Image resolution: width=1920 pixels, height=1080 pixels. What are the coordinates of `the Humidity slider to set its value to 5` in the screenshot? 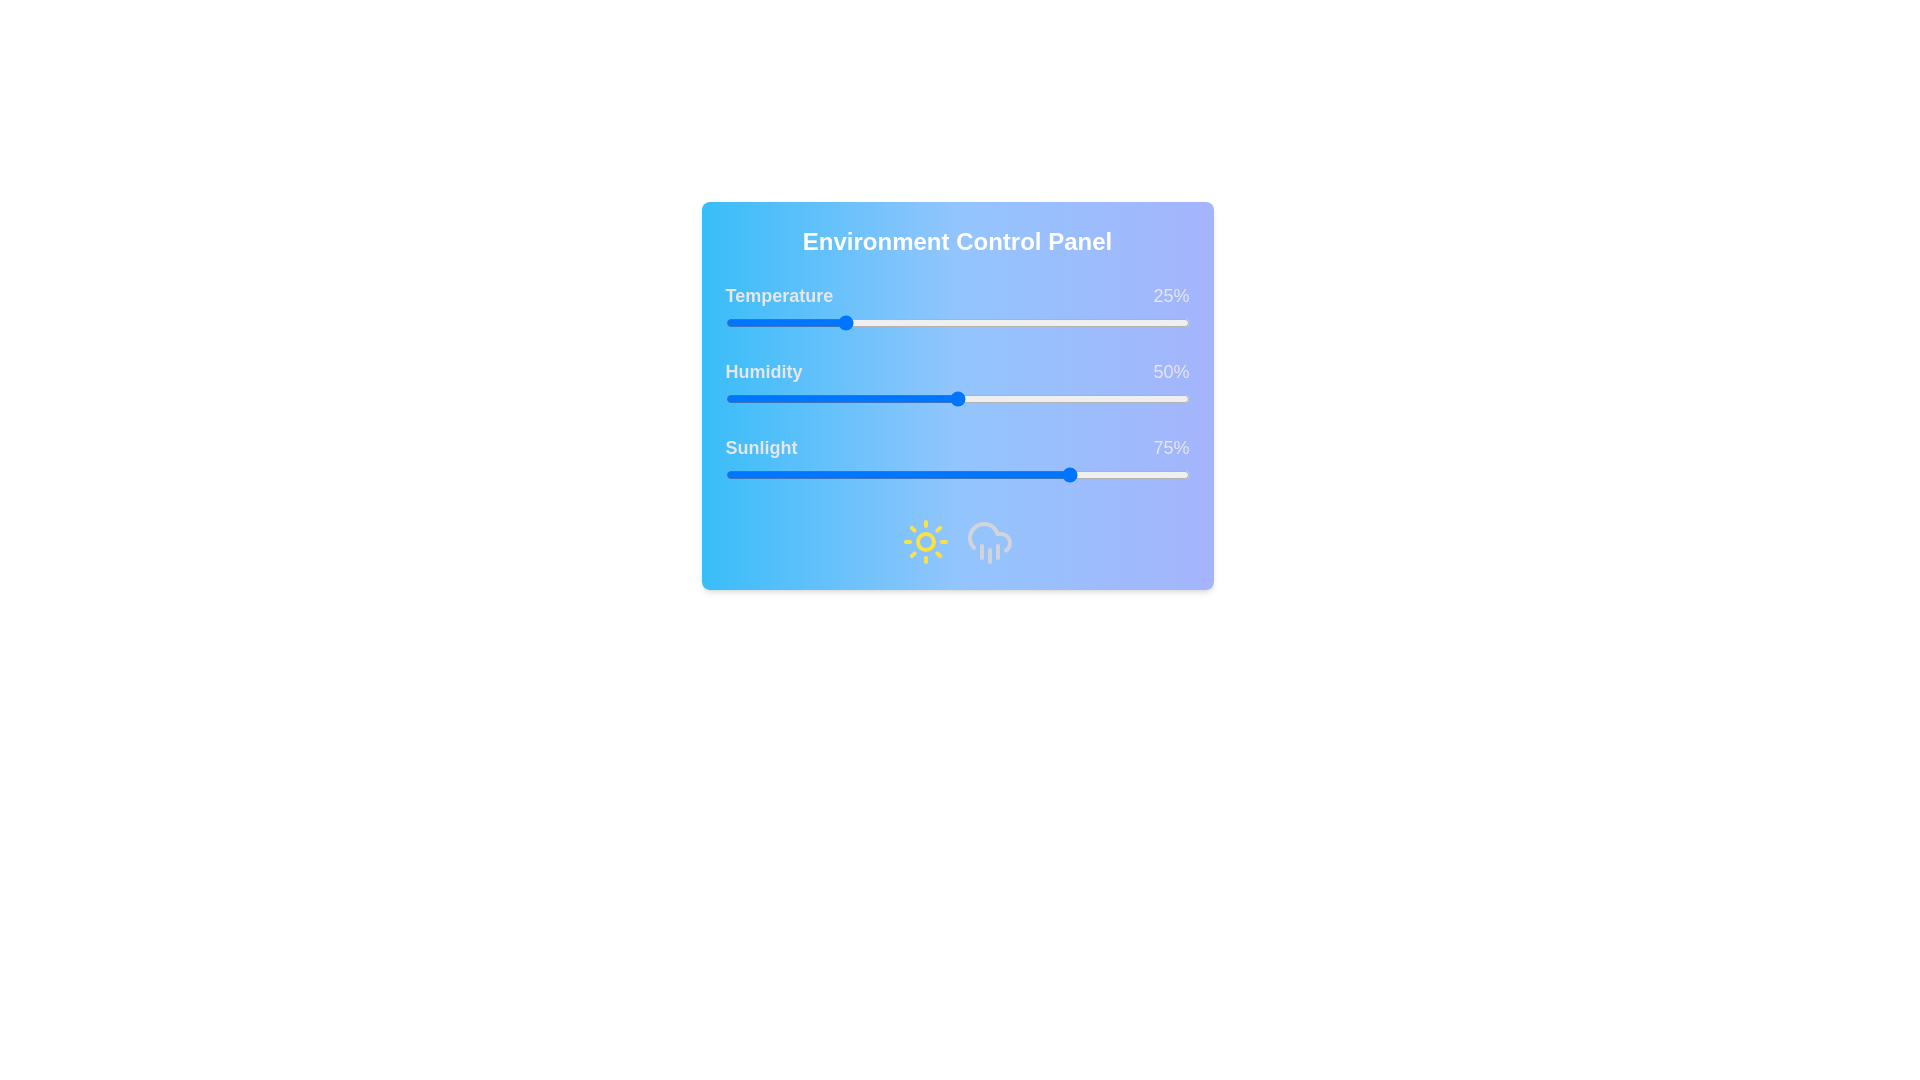 It's located at (747, 398).